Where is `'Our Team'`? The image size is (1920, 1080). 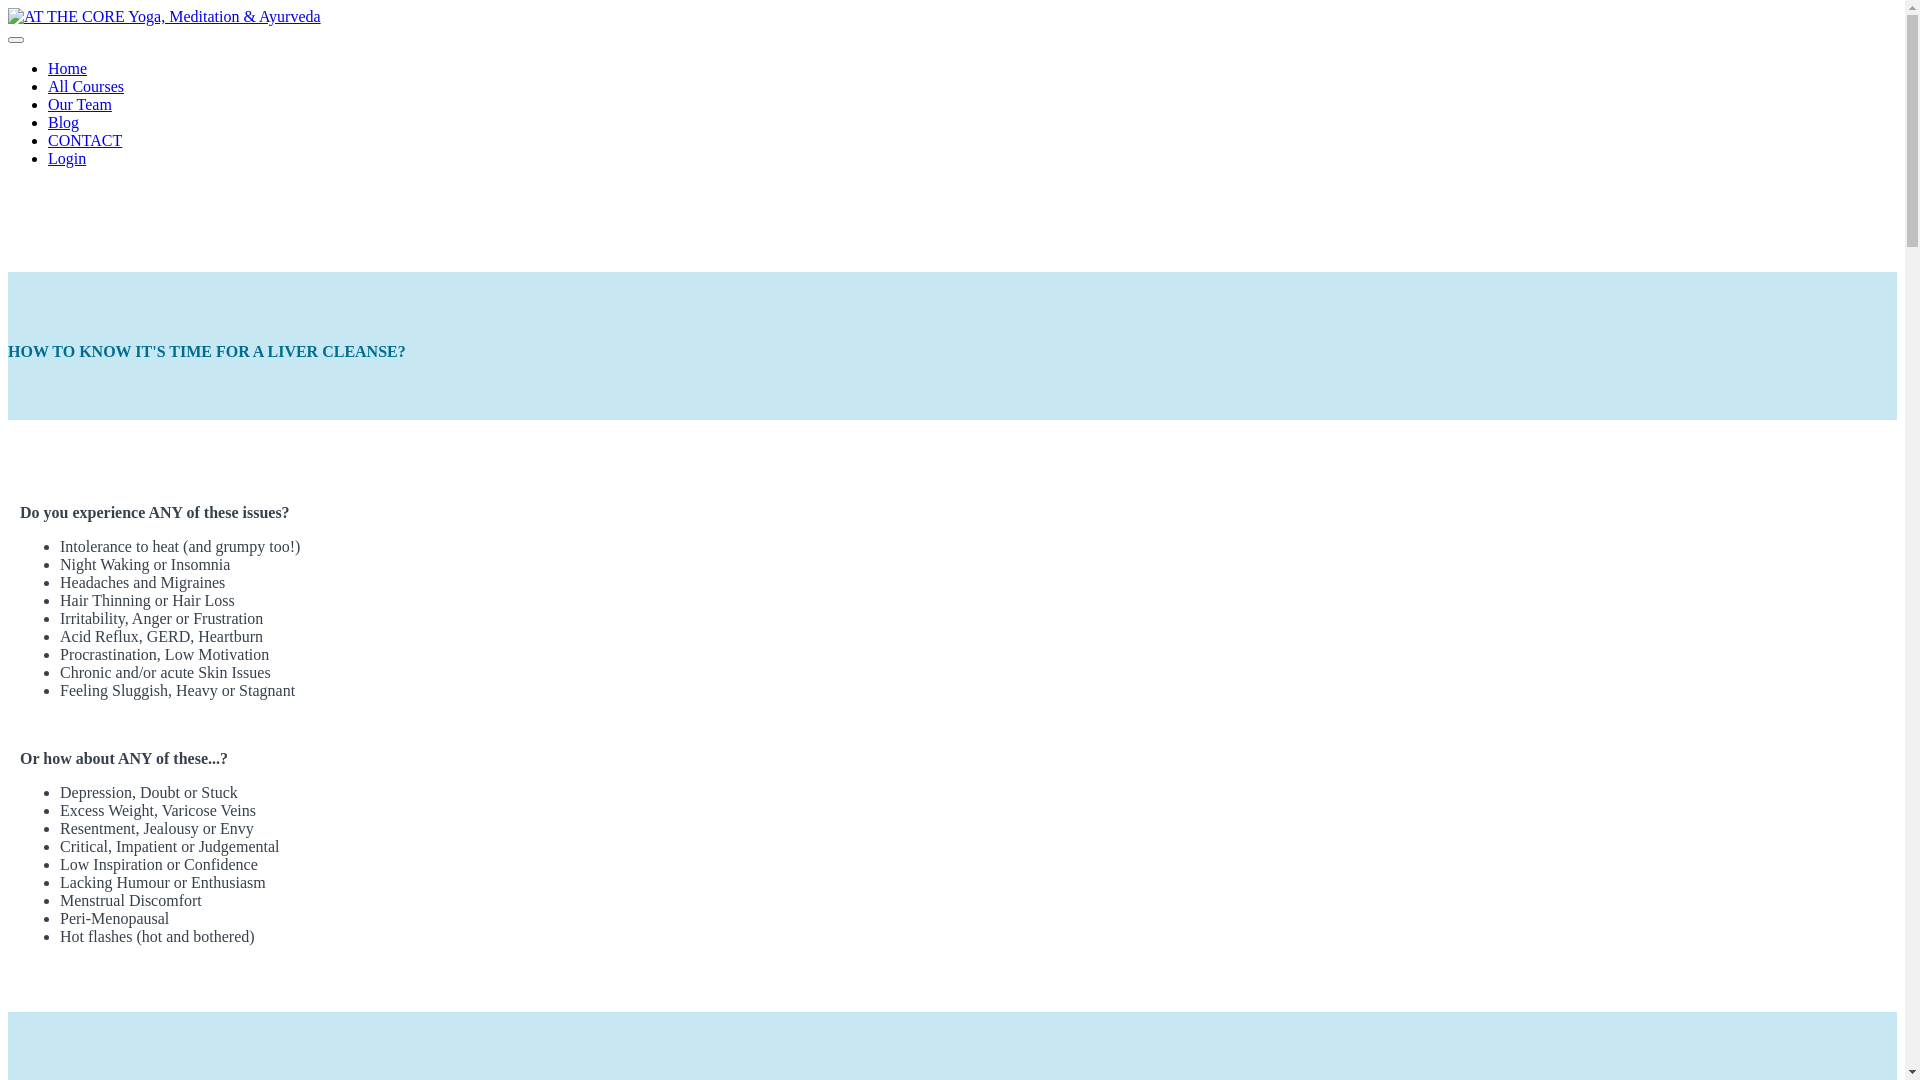
'Our Team' is located at coordinates (80, 104).